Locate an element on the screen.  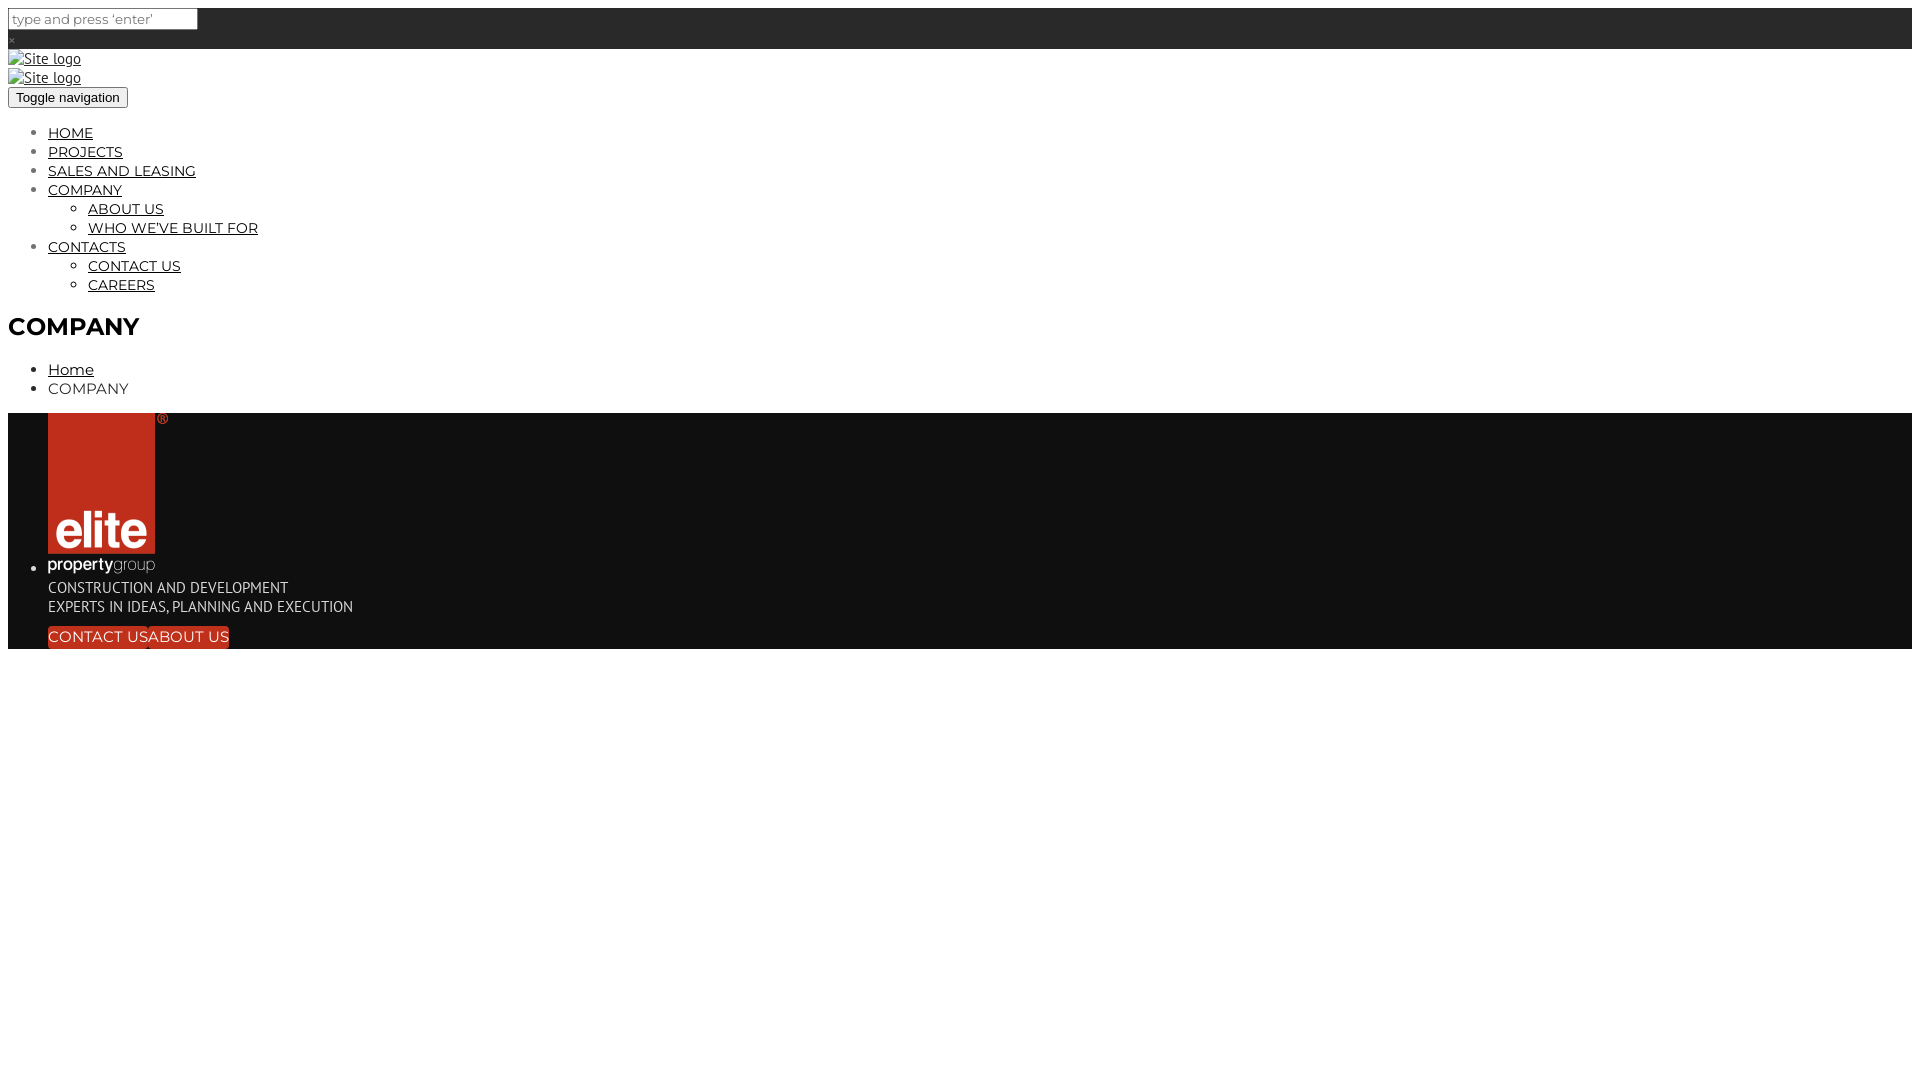
'Toggle navigation' is located at coordinates (67, 97).